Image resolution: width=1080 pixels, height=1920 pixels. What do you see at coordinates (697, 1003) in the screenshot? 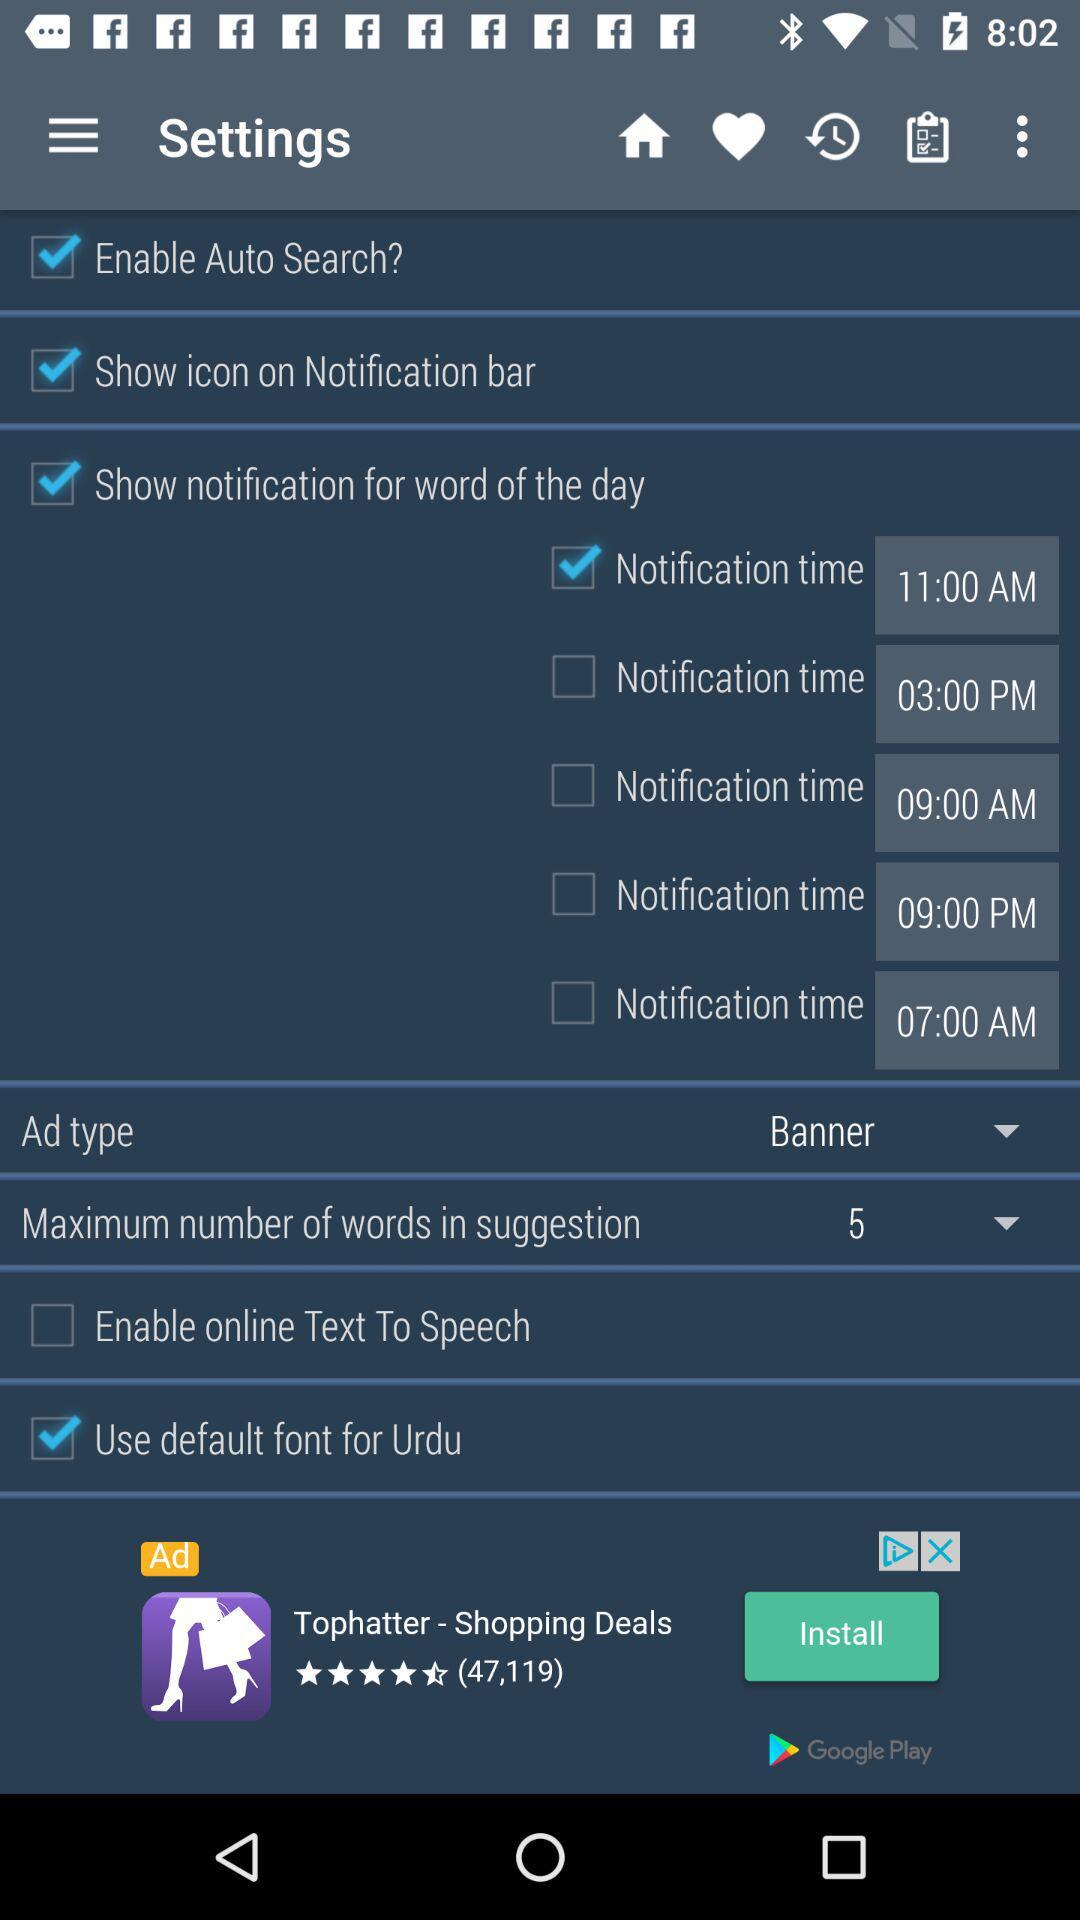
I see `the check box notification time on left to the button 0700 am on the web page` at bounding box center [697, 1003].